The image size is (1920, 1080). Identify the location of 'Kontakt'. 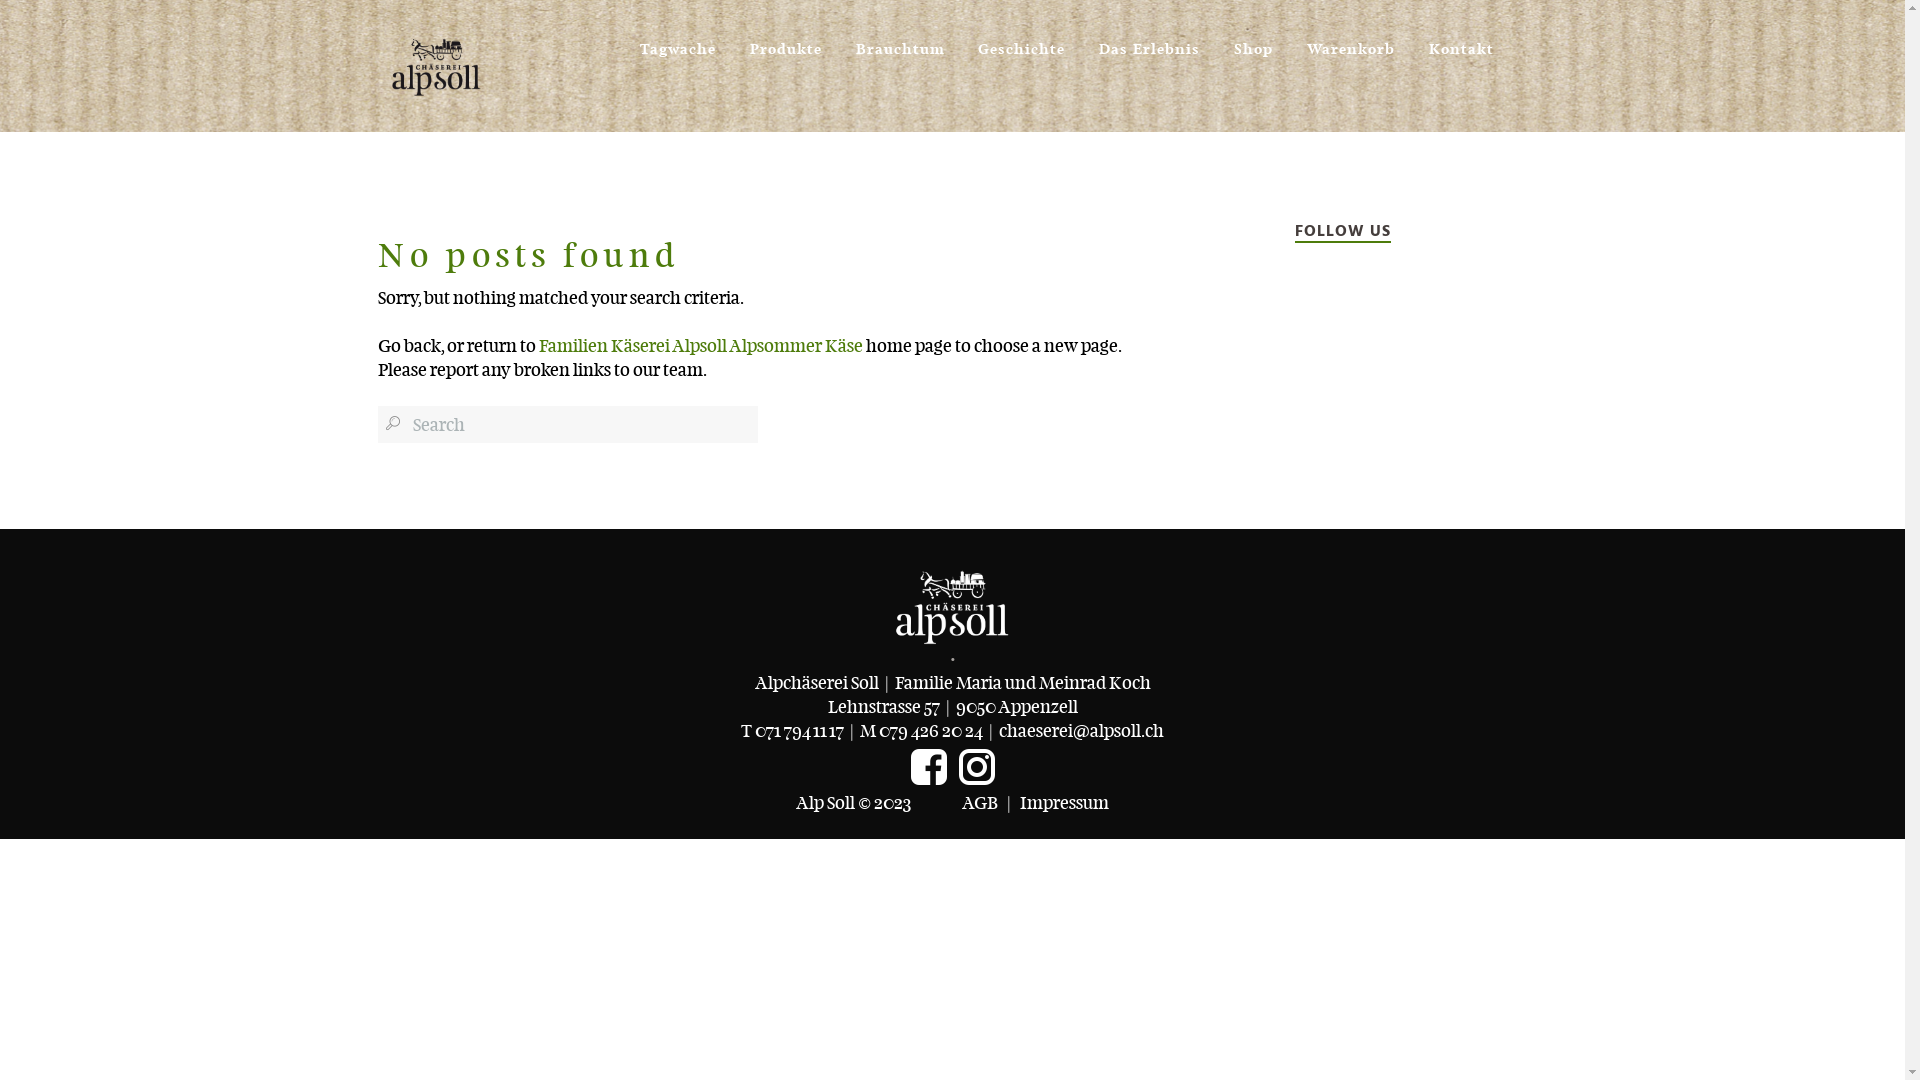
(1460, 40).